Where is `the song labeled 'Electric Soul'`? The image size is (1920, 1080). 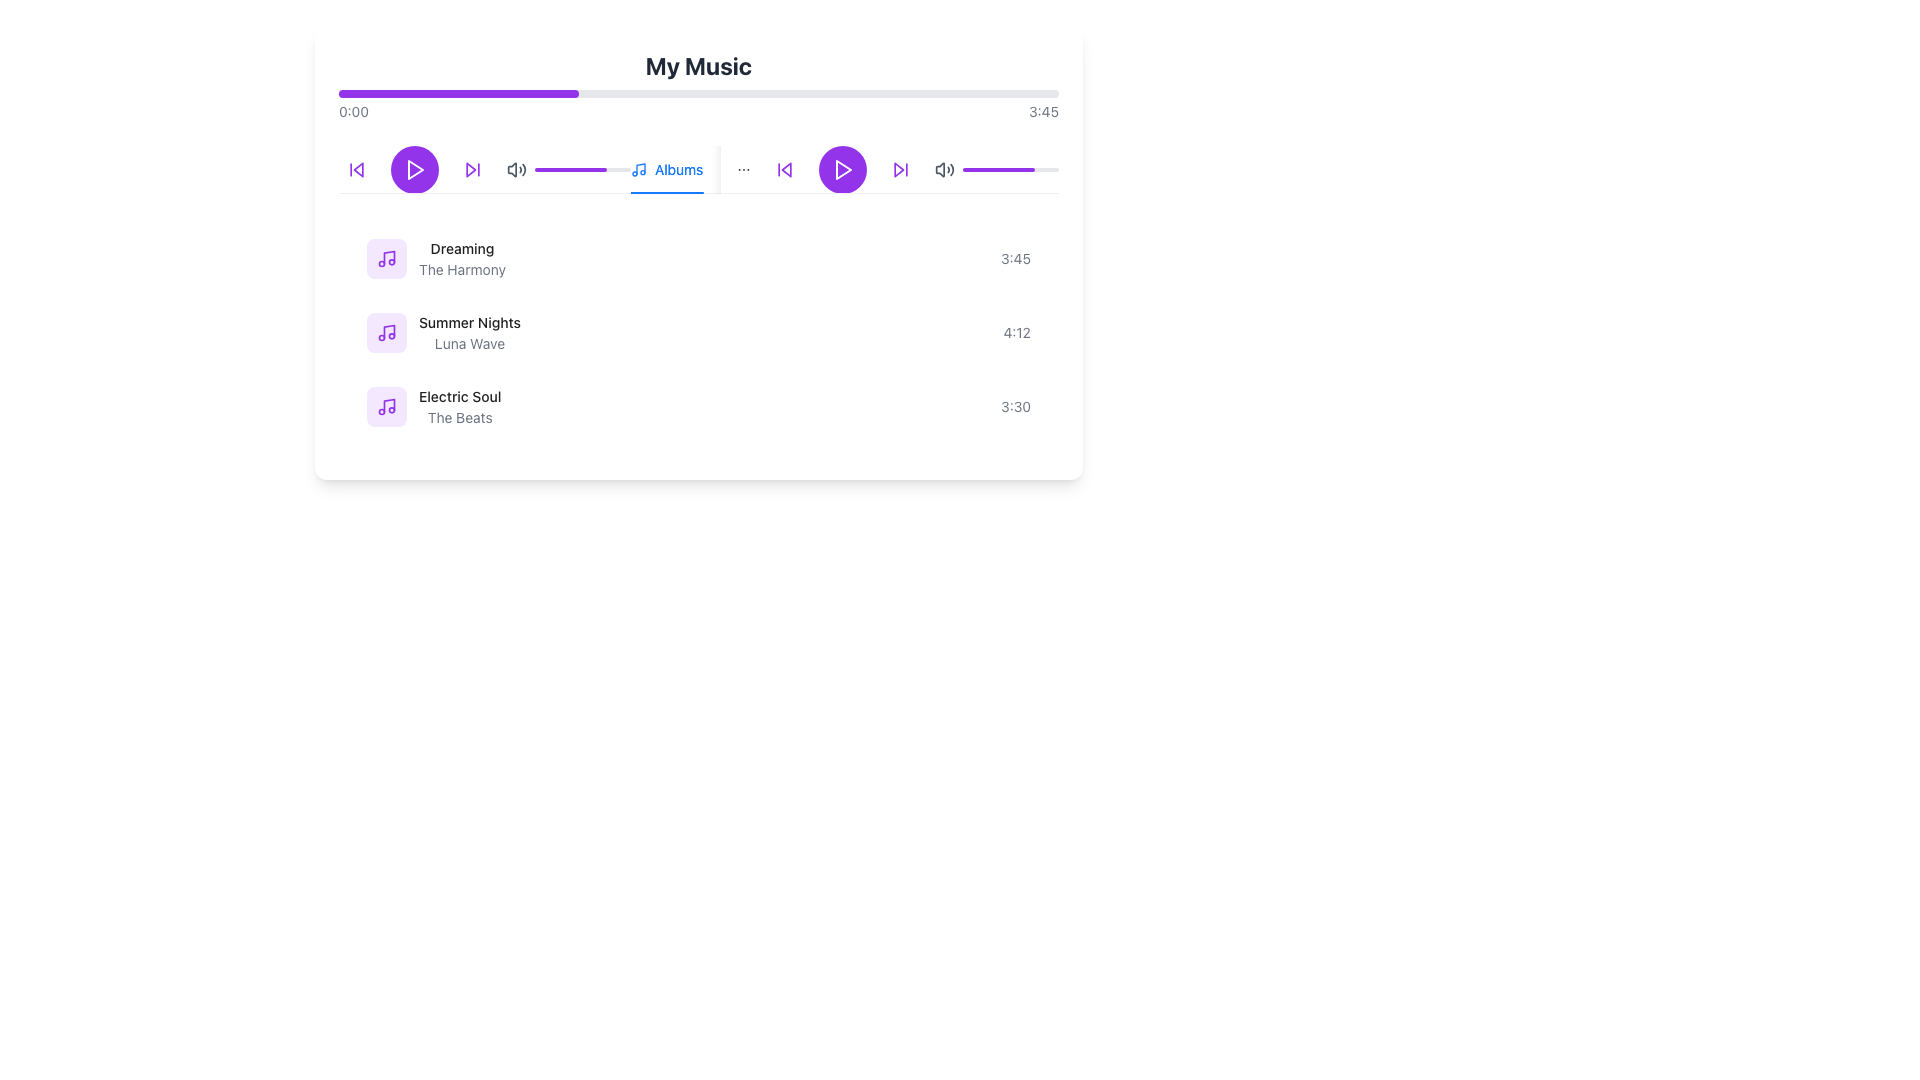 the song labeled 'Electric Soul' is located at coordinates (459, 397).